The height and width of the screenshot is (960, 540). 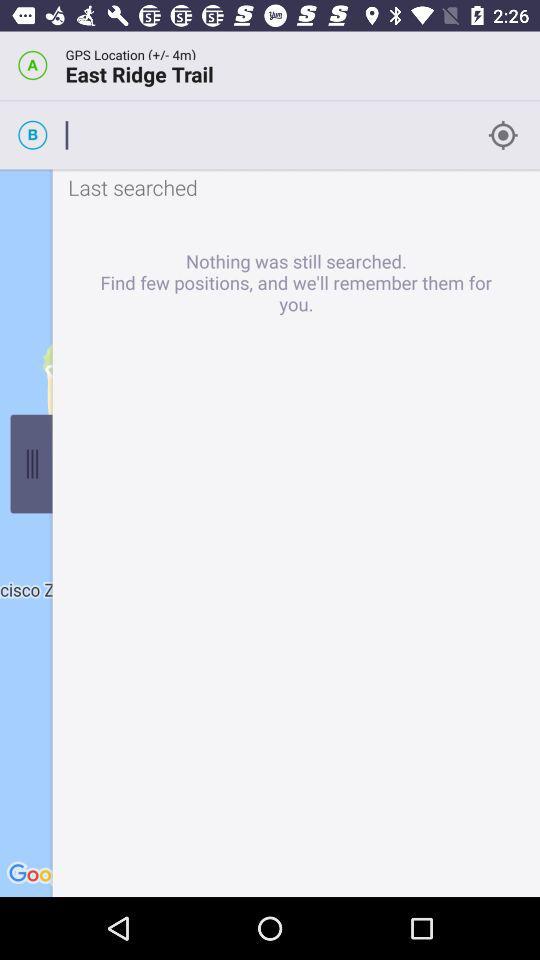 I want to click on the symbol a which is circled, so click(x=31, y=65).